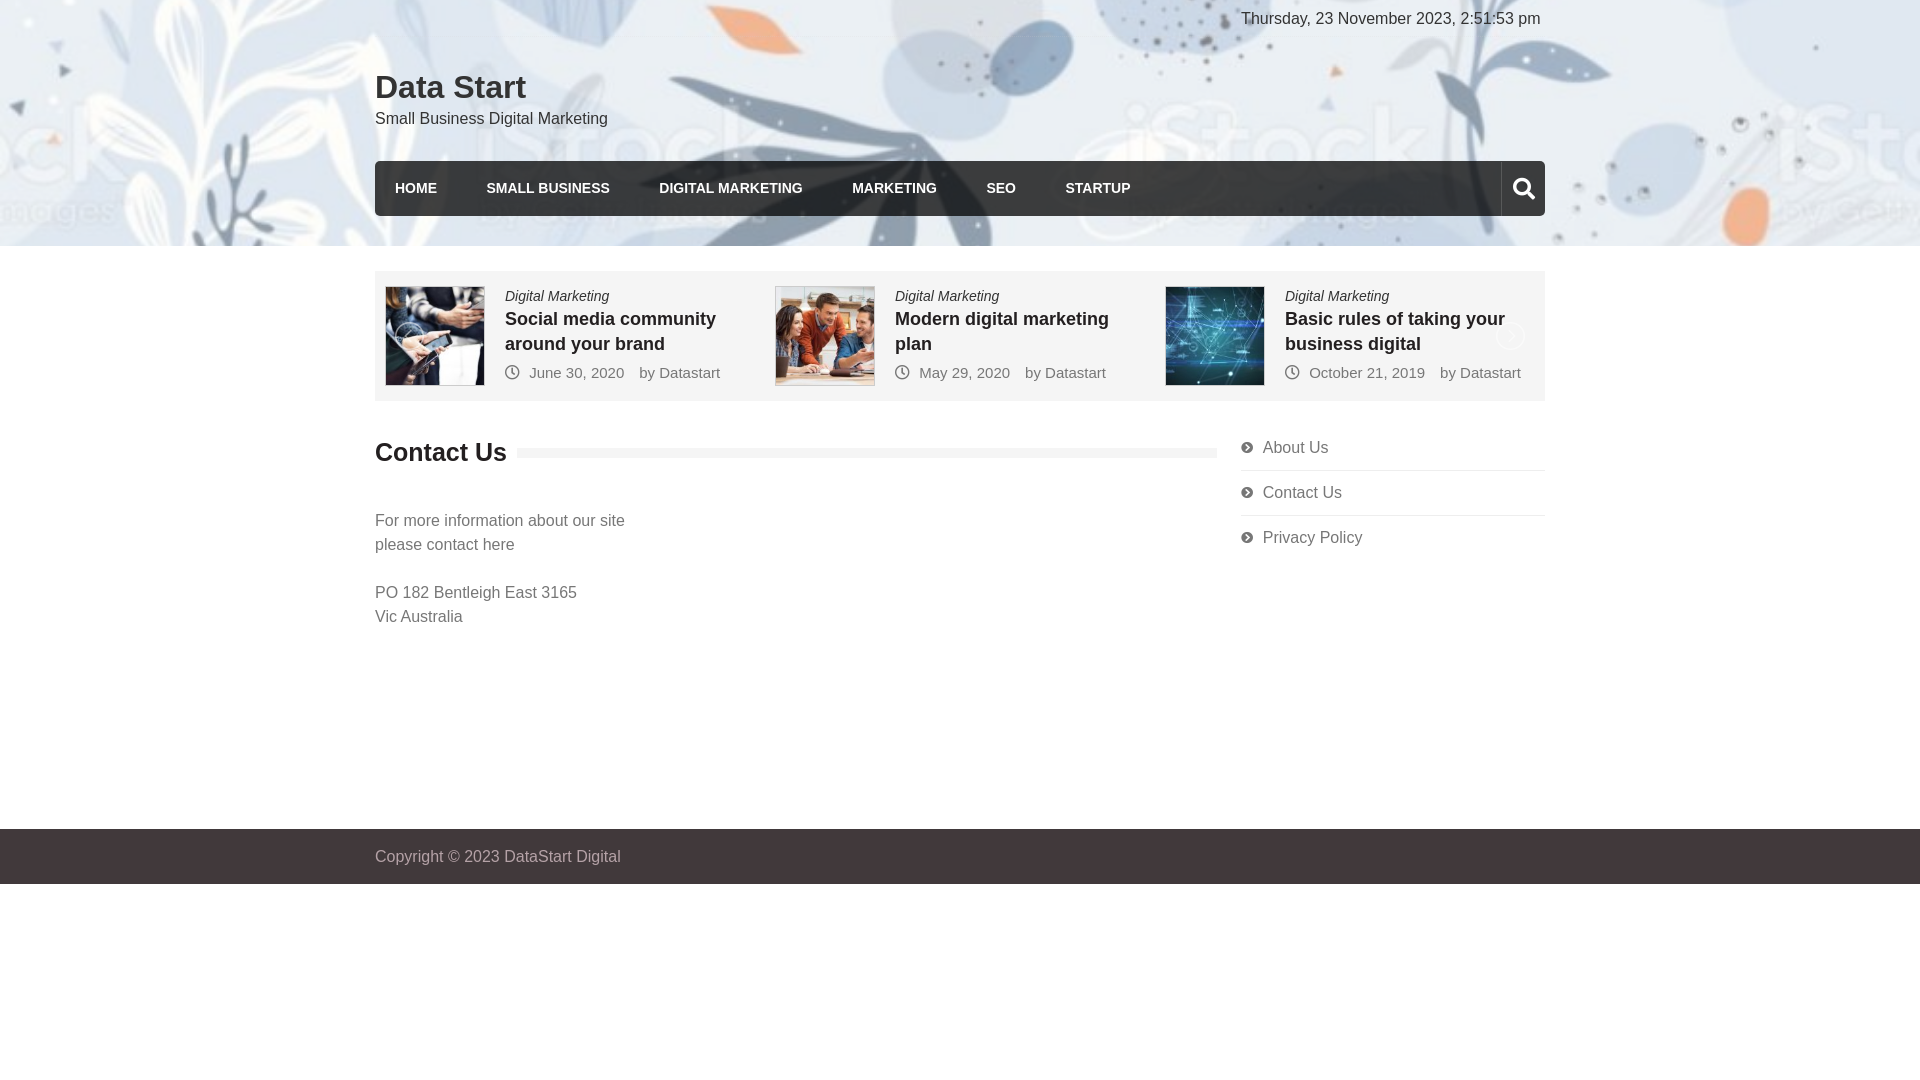 Image resolution: width=1920 pixels, height=1080 pixels. Describe the element at coordinates (1444, 330) in the screenshot. I see `'Basic rules of taking your business digital'` at that location.